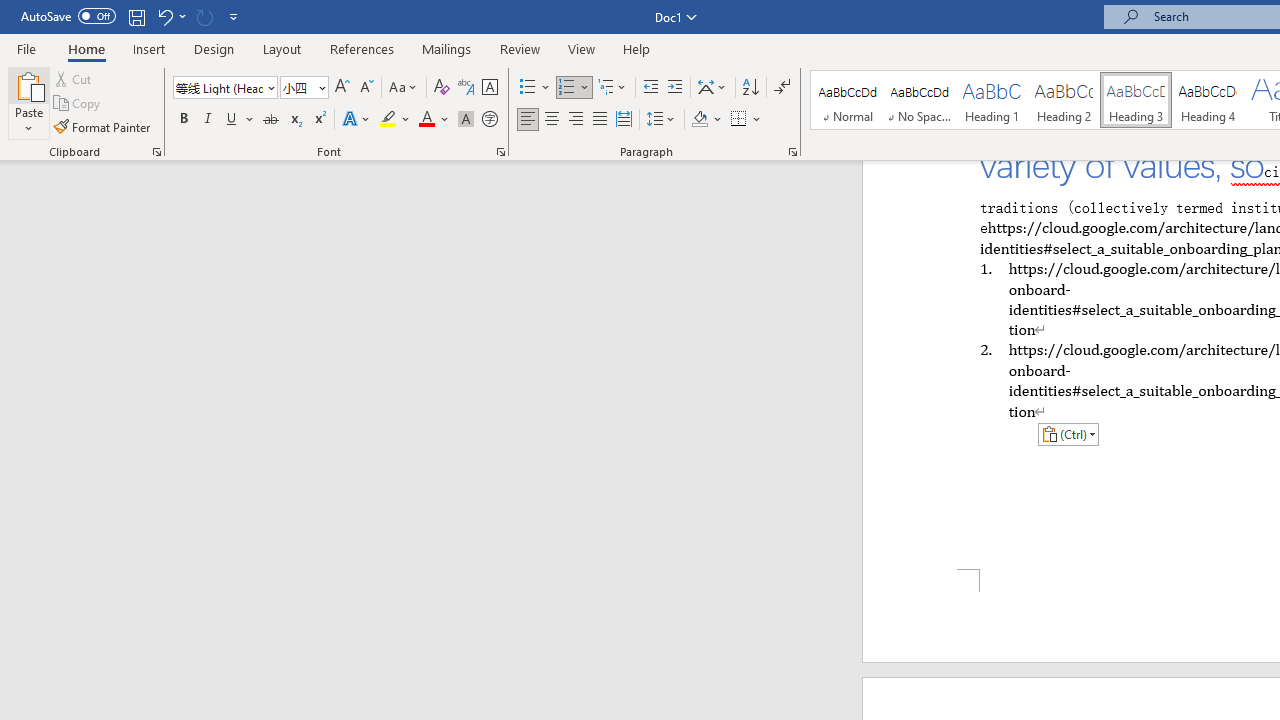 Image resolution: width=1280 pixels, height=720 pixels. I want to click on 'Shrink Font', so click(366, 86).